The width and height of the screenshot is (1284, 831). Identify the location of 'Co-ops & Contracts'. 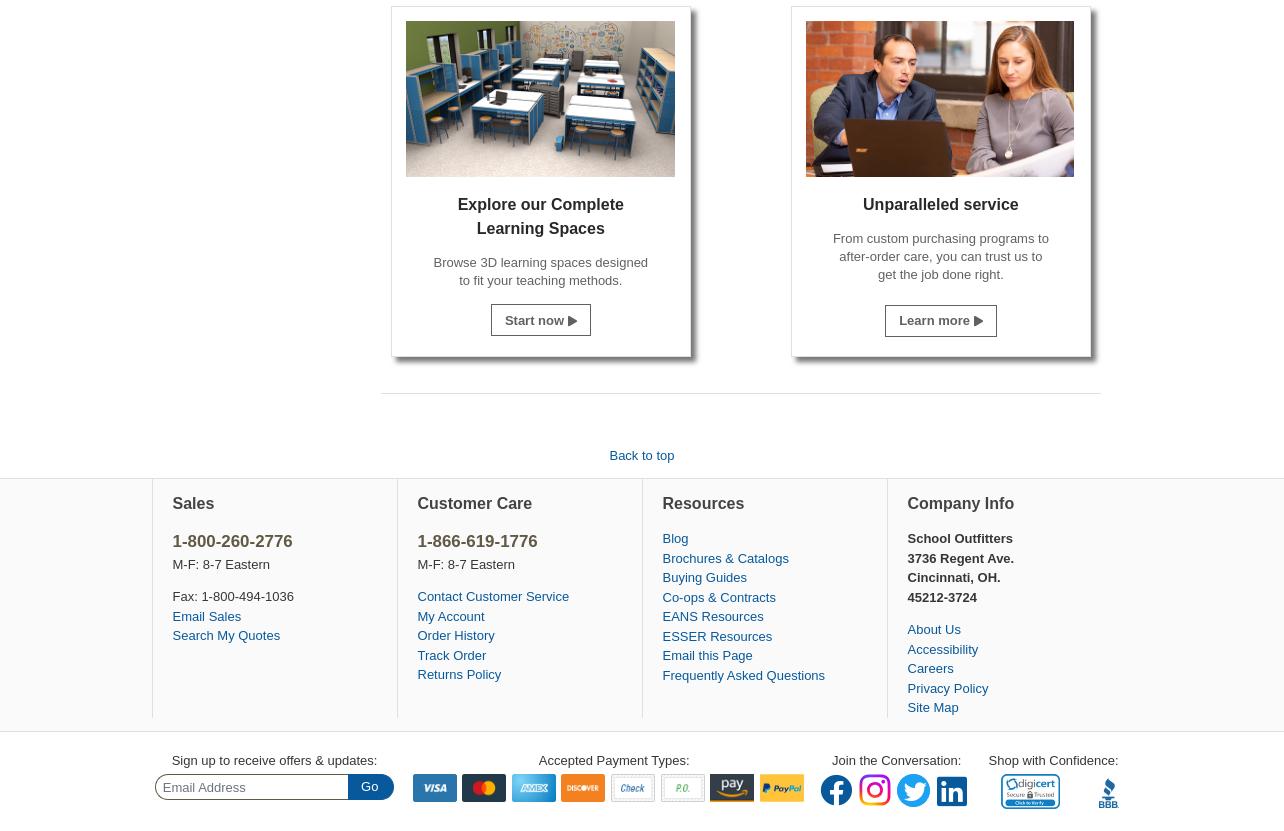
(718, 596).